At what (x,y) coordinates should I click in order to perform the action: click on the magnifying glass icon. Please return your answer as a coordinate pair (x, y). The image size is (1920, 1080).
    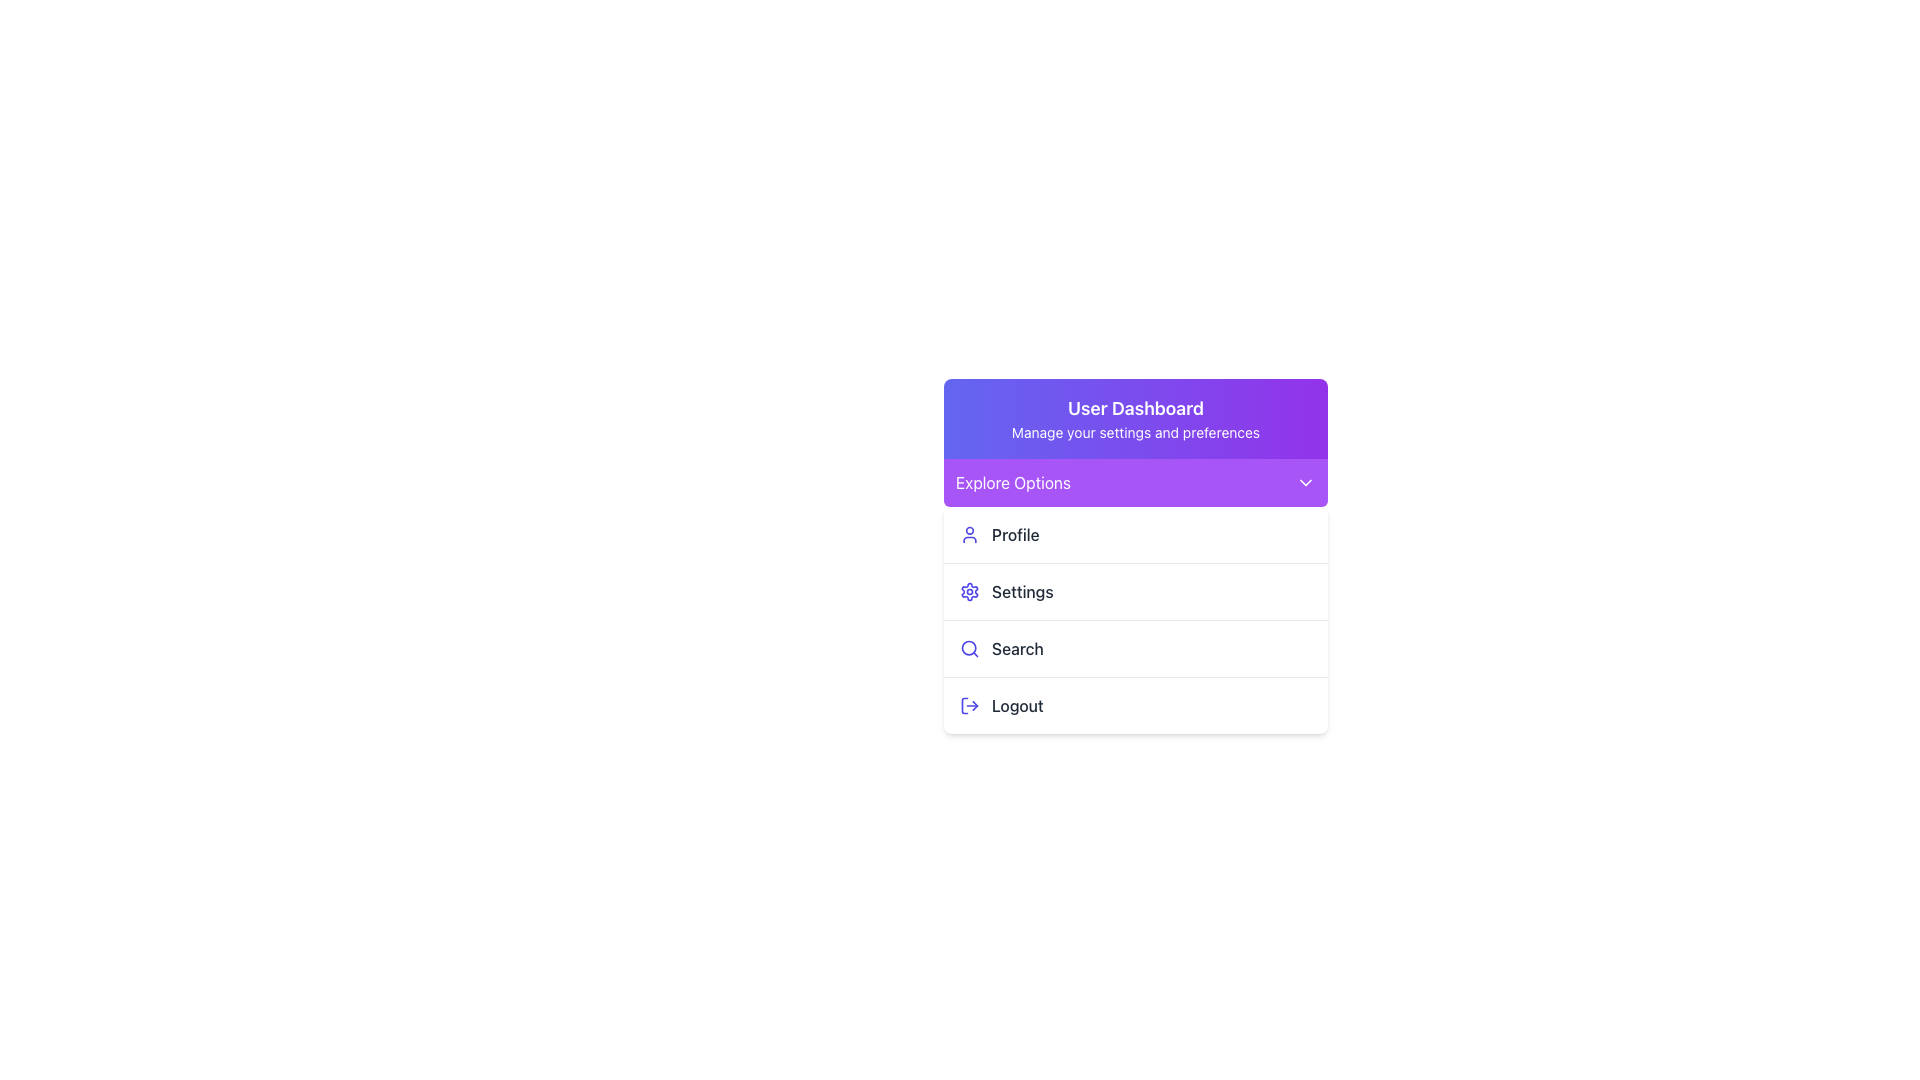
    Looking at the image, I should click on (969, 648).